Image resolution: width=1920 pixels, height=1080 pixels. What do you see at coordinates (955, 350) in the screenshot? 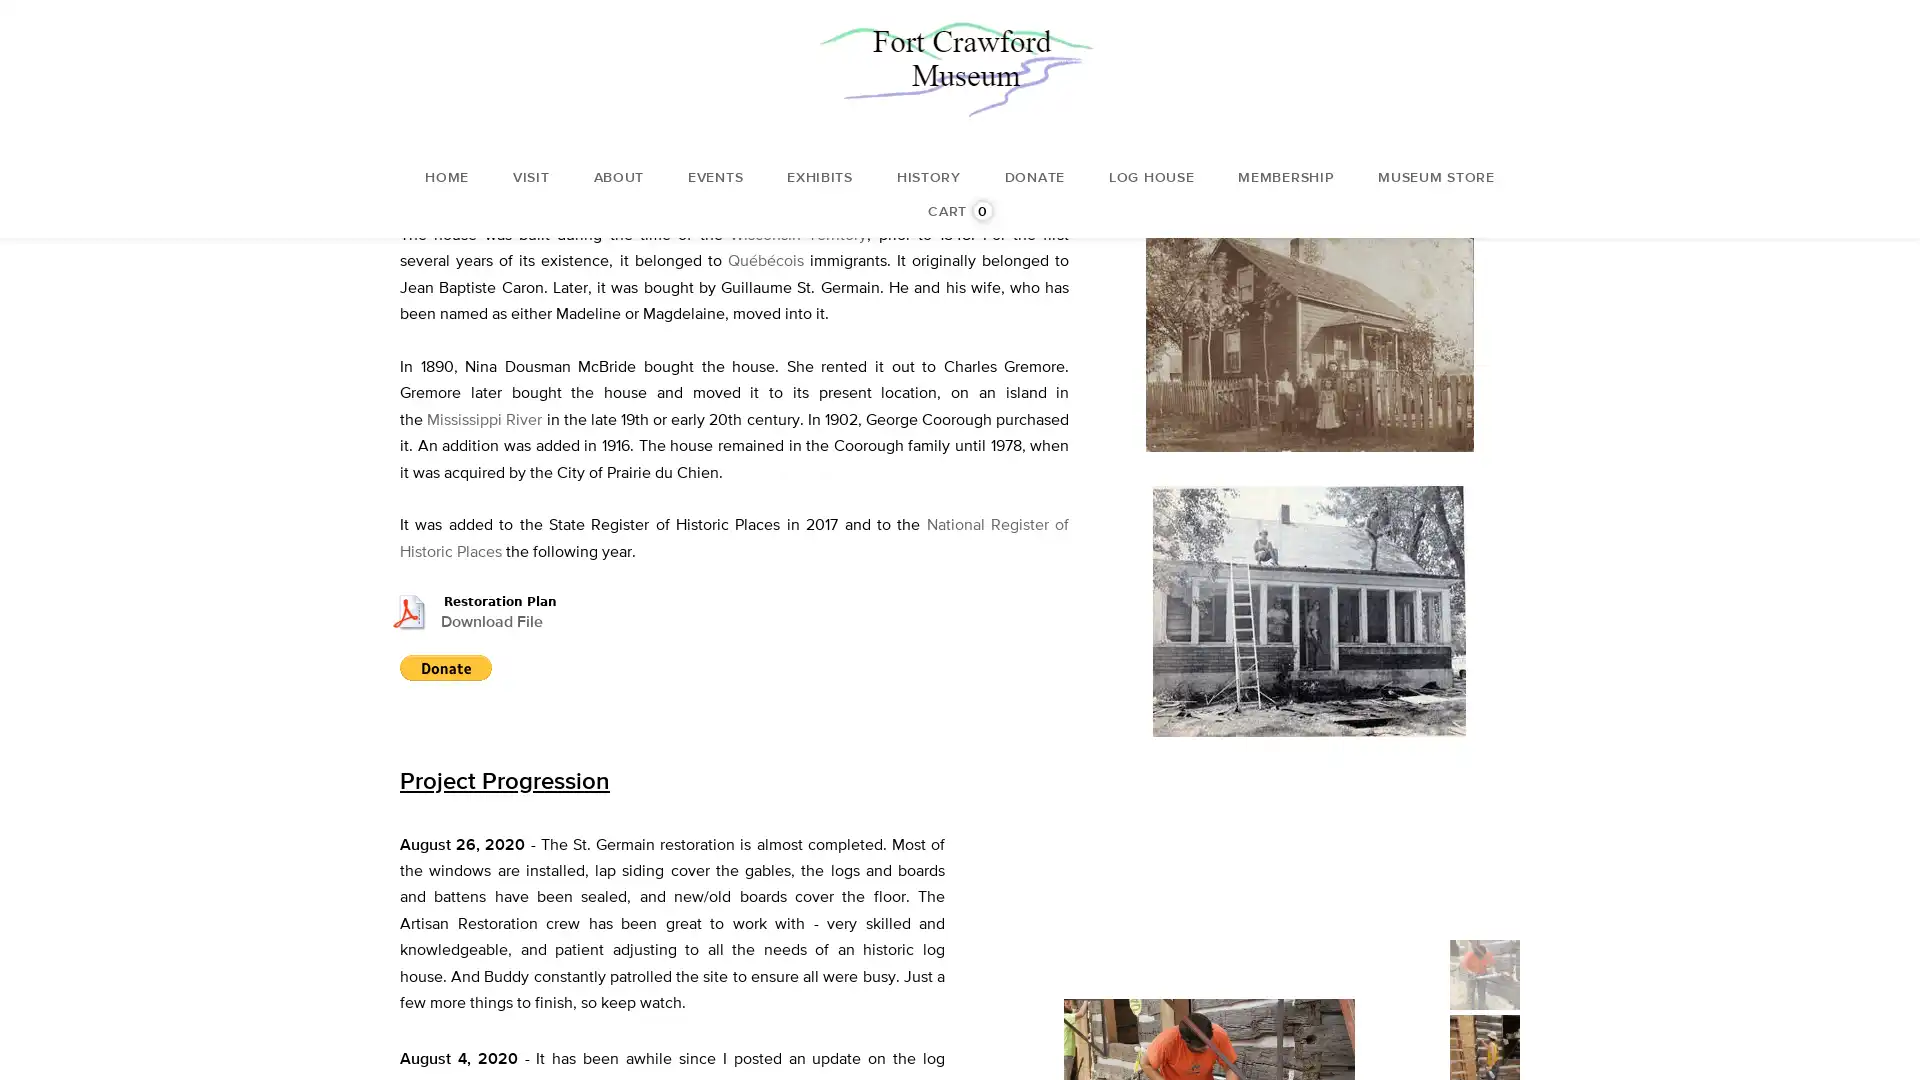
I see `Donate with PayPal button` at bounding box center [955, 350].